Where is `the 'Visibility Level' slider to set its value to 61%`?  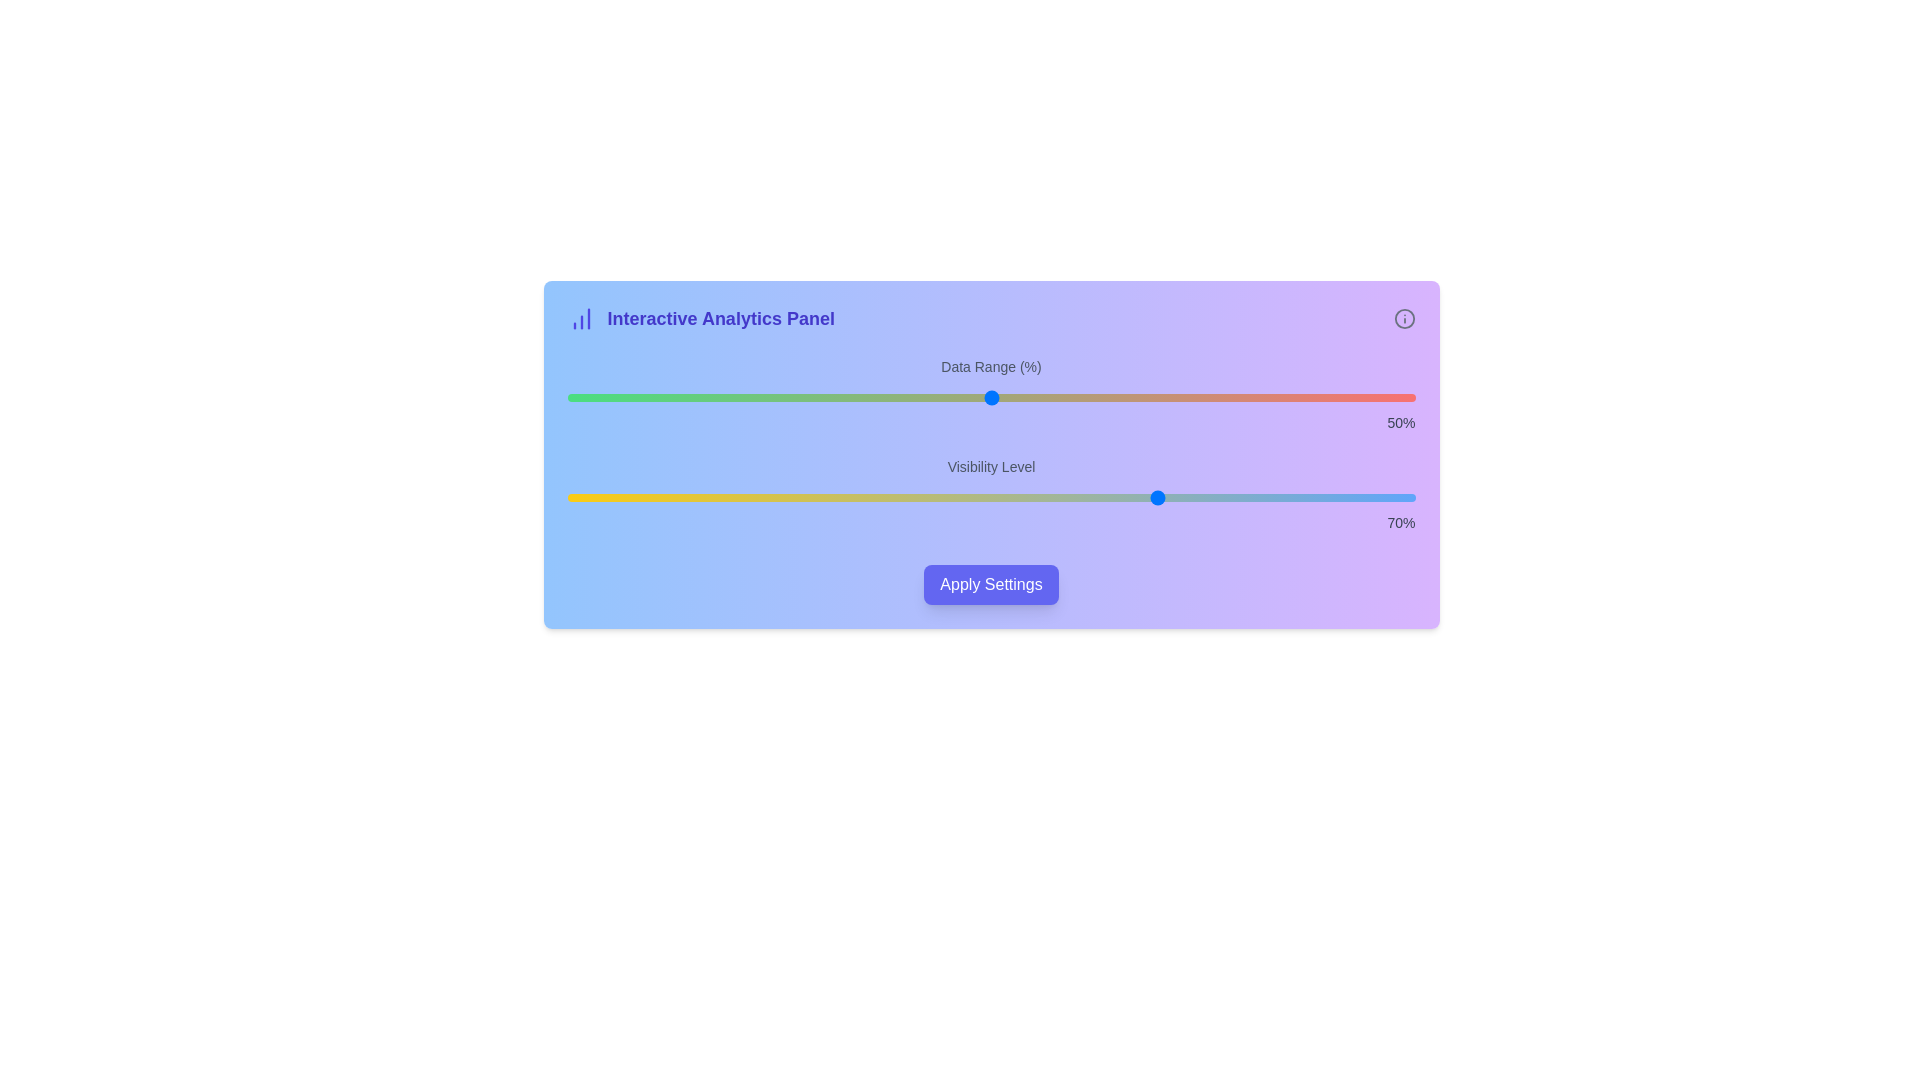 the 'Visibility Level' slider to set its value to 61% is located at coordinates (1083, 496).